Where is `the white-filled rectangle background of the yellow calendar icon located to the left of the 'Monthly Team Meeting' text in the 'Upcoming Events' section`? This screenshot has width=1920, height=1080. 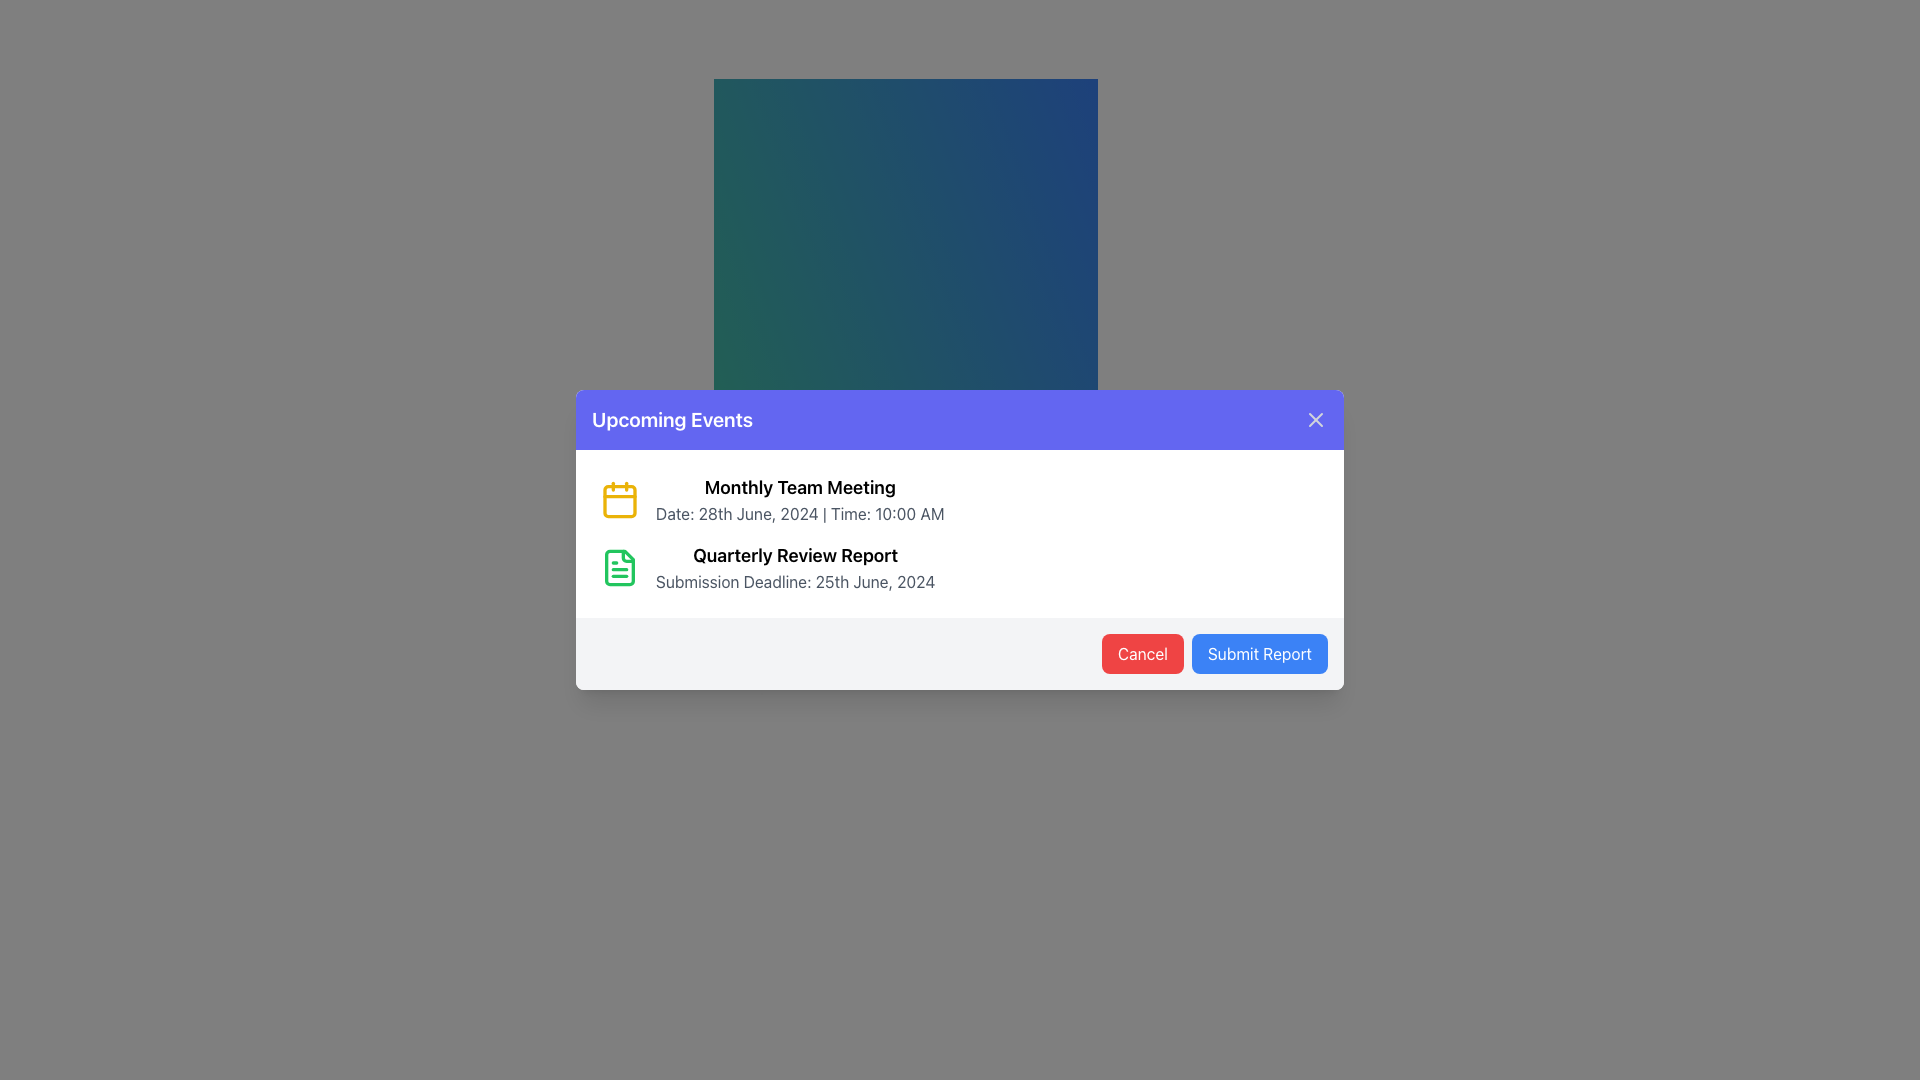 the white-filled rectangle background of the yellow calendar icon located to the left of the 'Monthly Team Meeting' text in the 'Upcoming Events' section is located at coordinates (618, 500).